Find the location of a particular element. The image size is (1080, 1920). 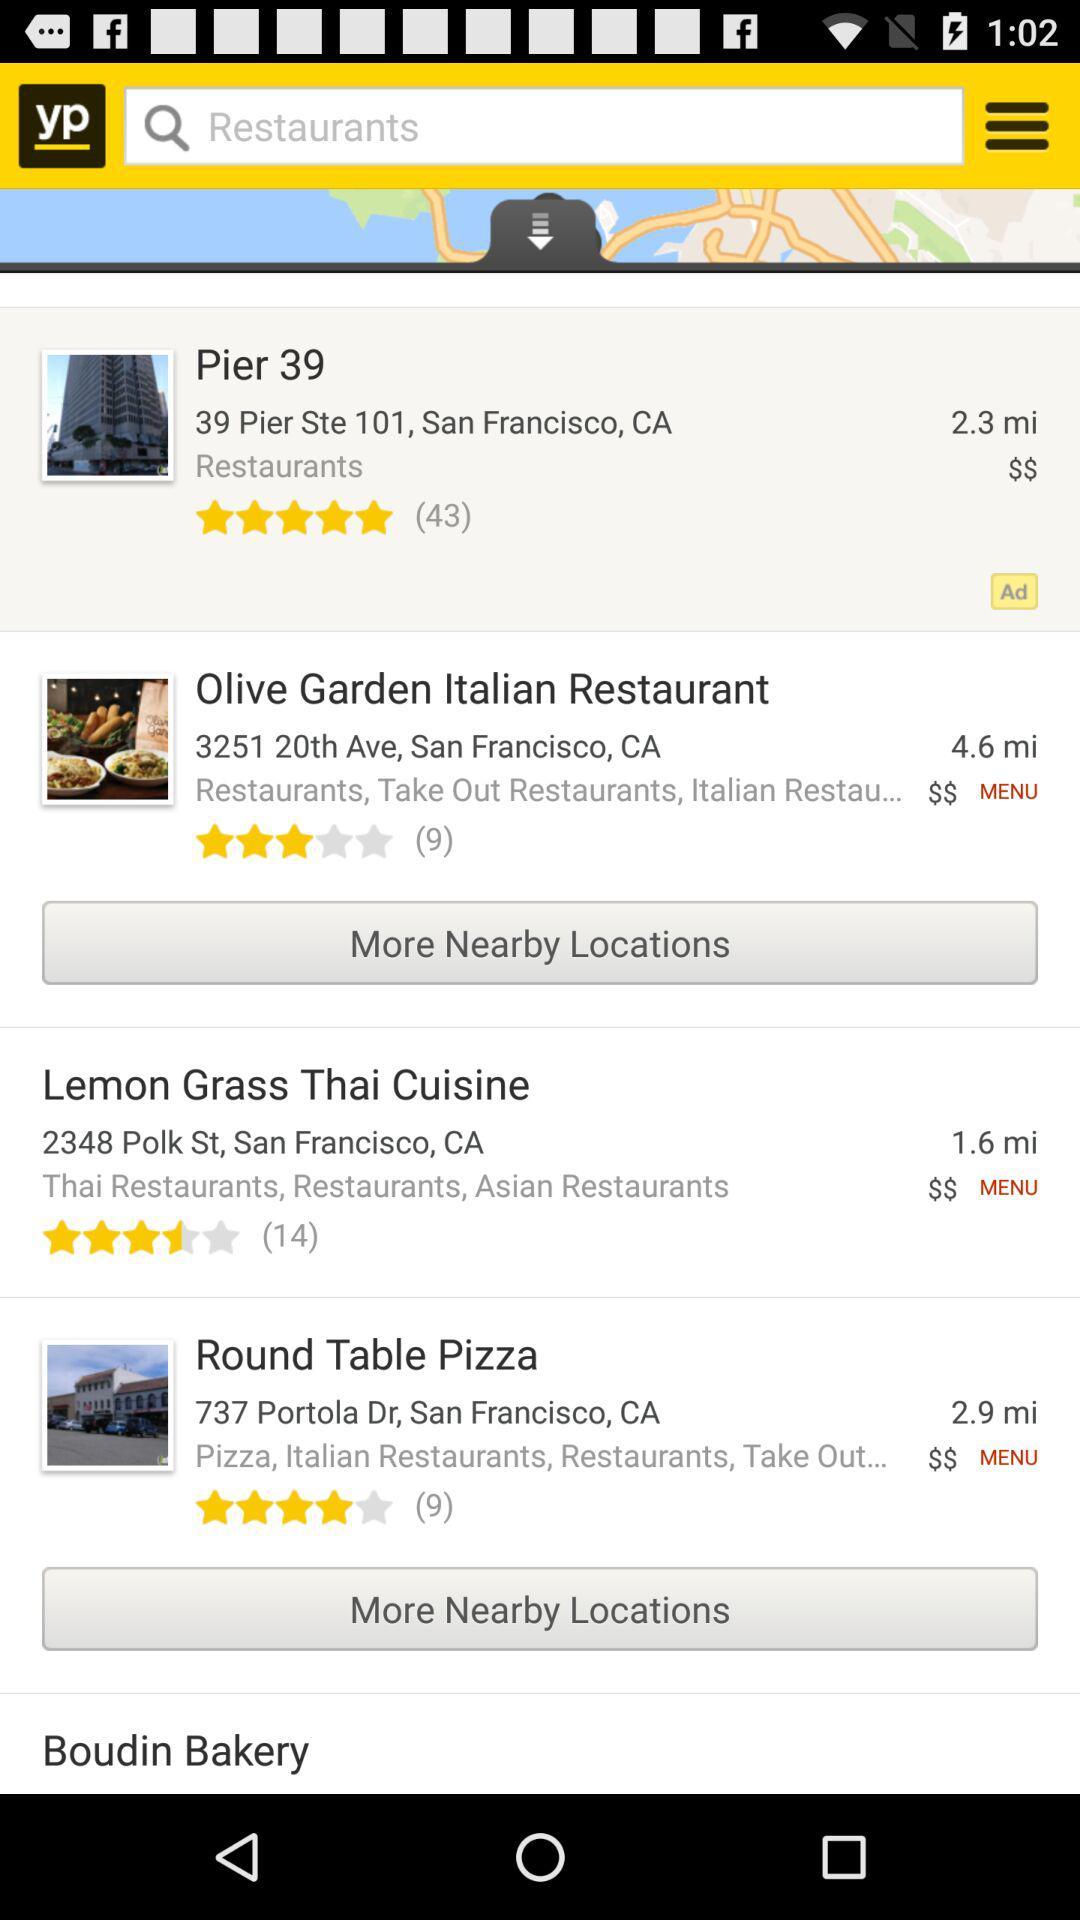

the menu icon is located at coordinates (1022, 133).